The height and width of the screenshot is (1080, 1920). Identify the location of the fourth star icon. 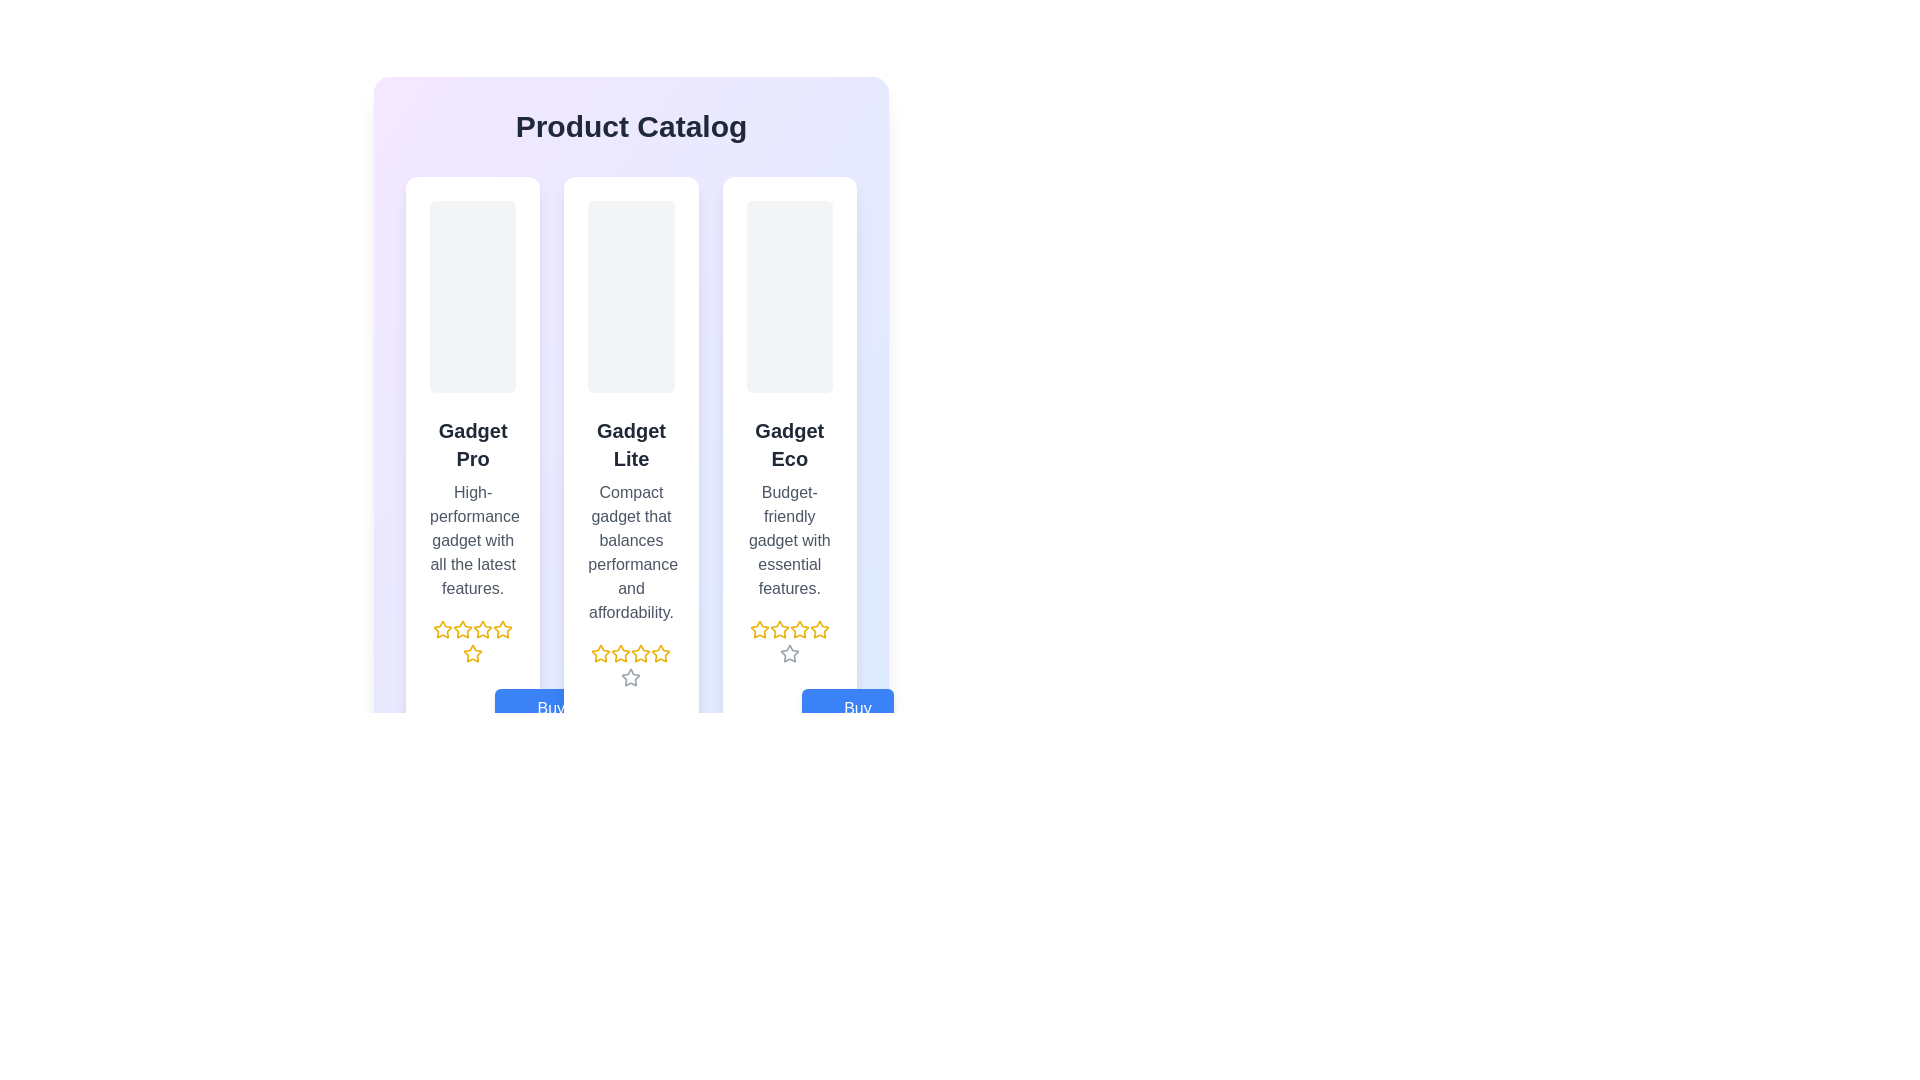
(661, 653).